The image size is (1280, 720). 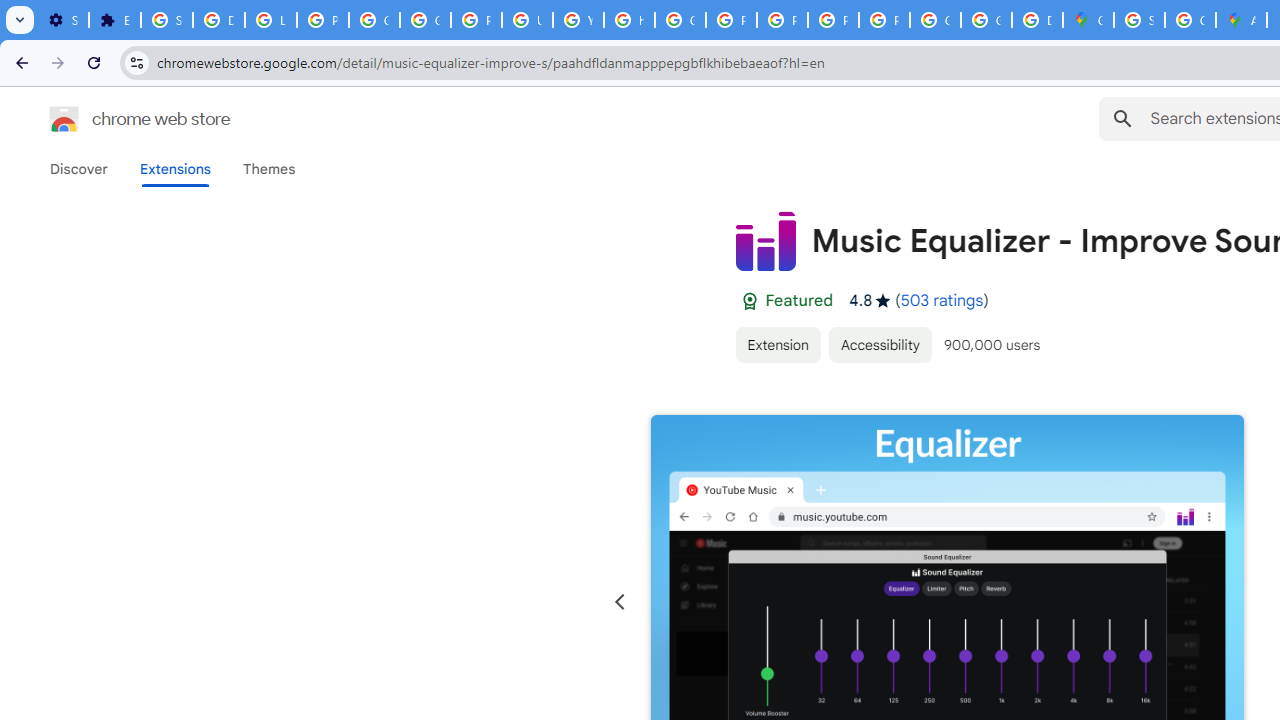 I want to click on 'Chrome Web Store logo', so click(x=64, y=119).